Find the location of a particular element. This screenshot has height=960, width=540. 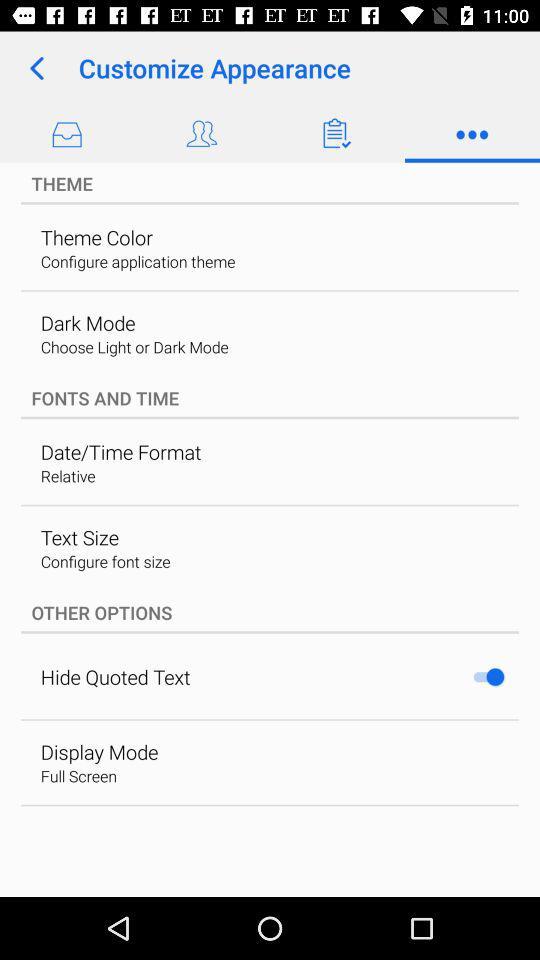

the third icon from right from customize appearance is located at coordinates (337, 132).